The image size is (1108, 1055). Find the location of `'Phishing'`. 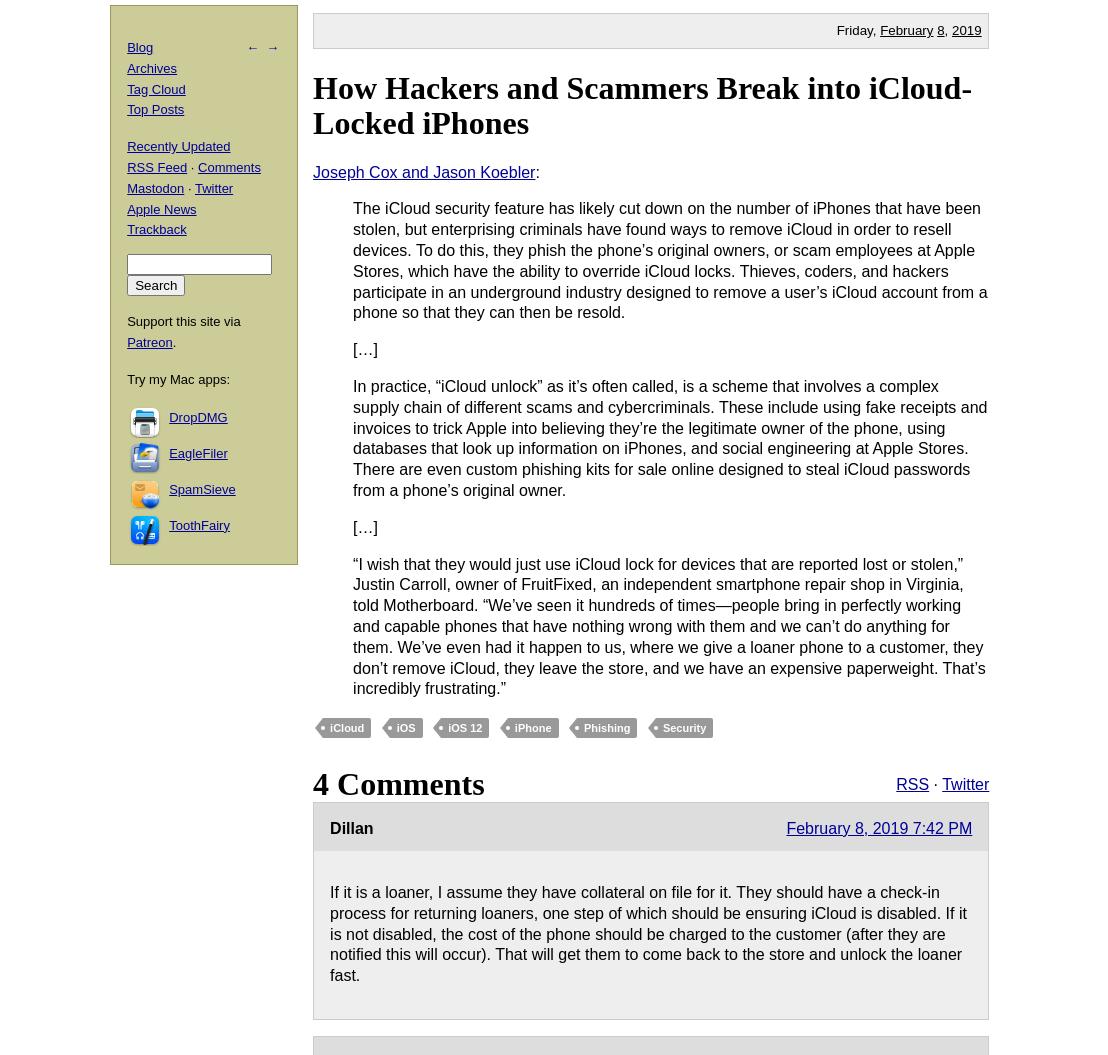

'Phishing' is located at coordinates (605, 727).